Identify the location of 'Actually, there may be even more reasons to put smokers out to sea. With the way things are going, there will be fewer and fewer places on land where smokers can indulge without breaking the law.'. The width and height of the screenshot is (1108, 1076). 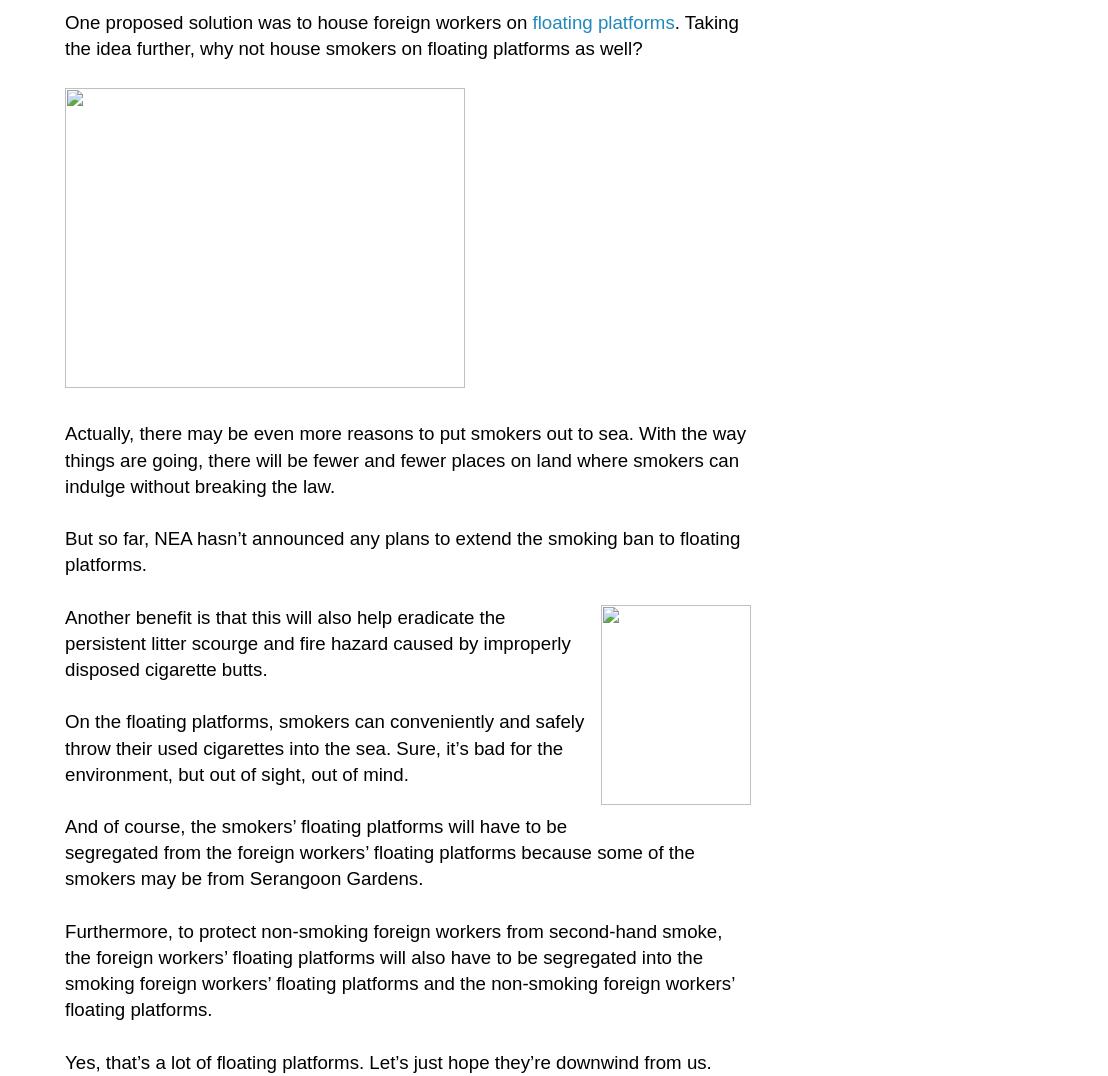
(405, 458).